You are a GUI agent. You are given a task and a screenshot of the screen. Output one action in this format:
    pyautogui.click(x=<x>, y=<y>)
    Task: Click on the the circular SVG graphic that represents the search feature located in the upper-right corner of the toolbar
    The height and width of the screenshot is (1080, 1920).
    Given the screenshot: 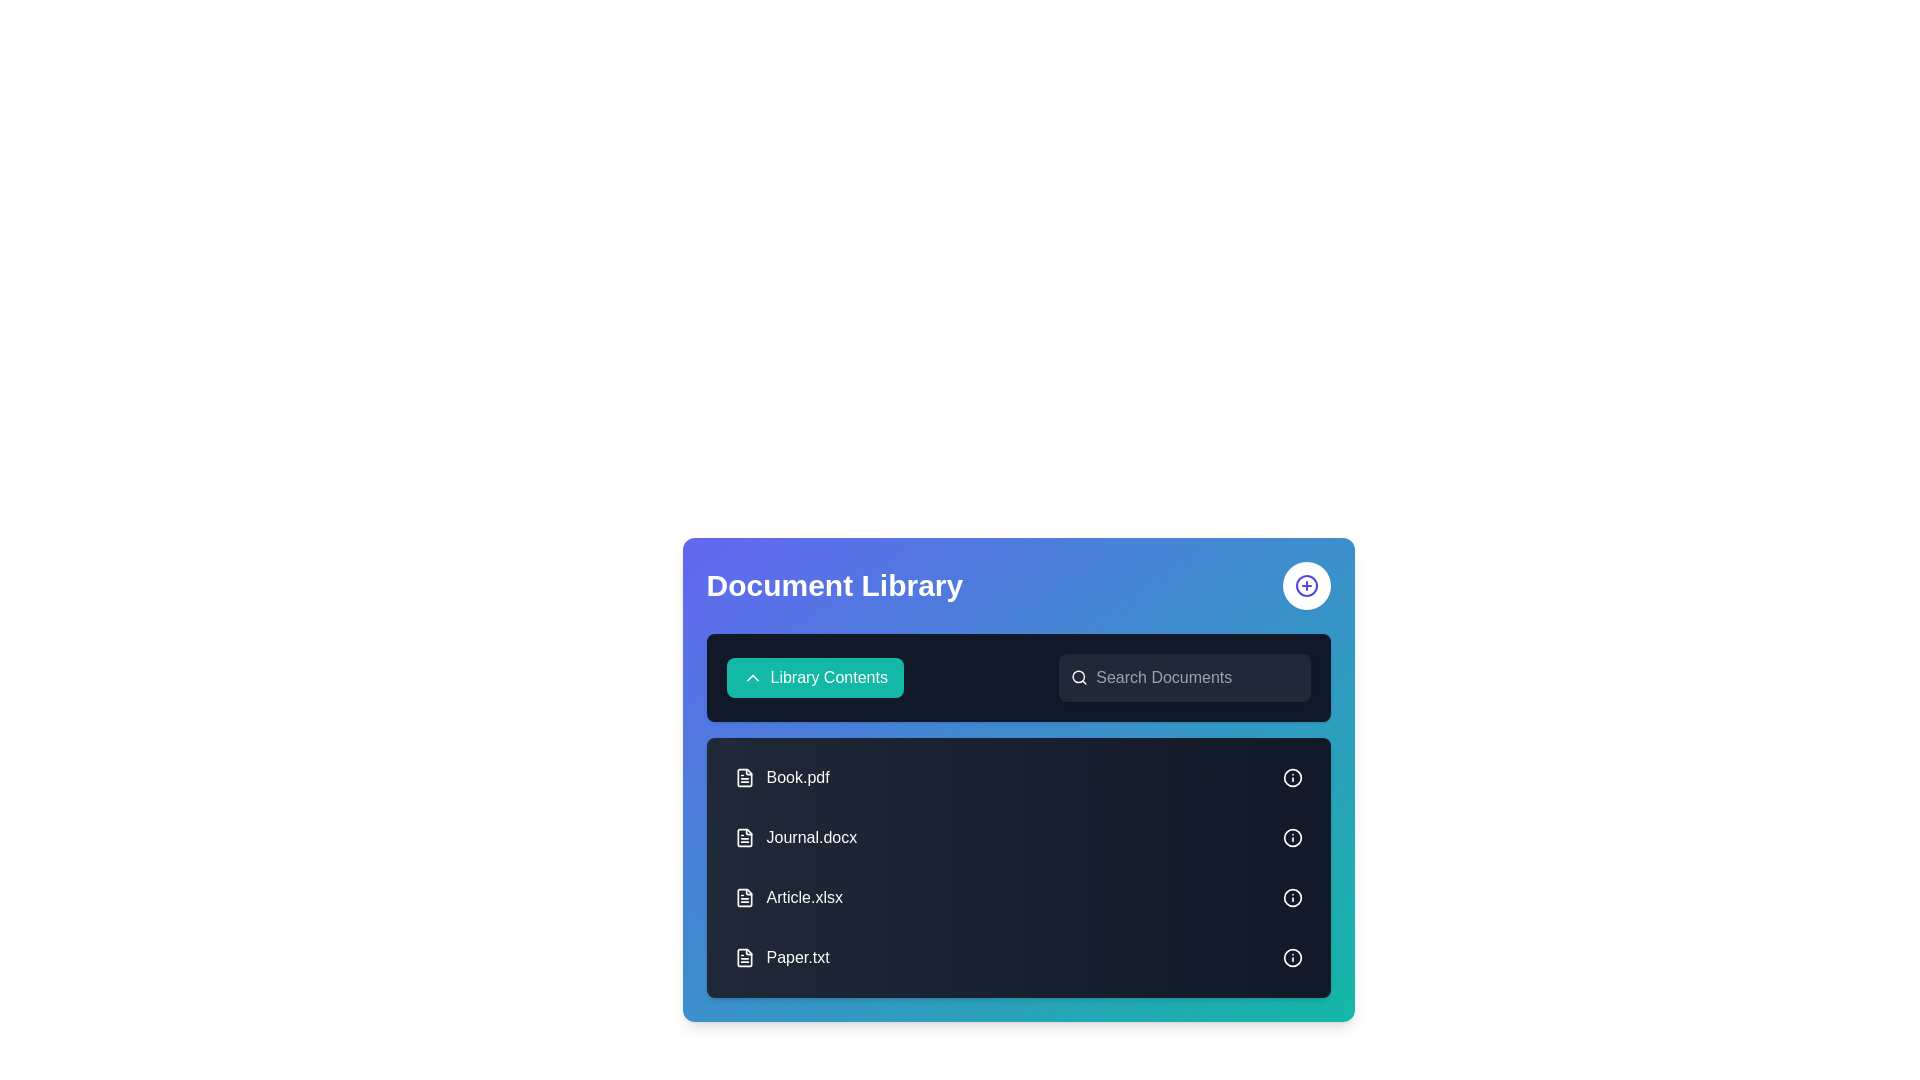 What is the action you would take?
    pyautogui.click(x=1077, y=676)
    